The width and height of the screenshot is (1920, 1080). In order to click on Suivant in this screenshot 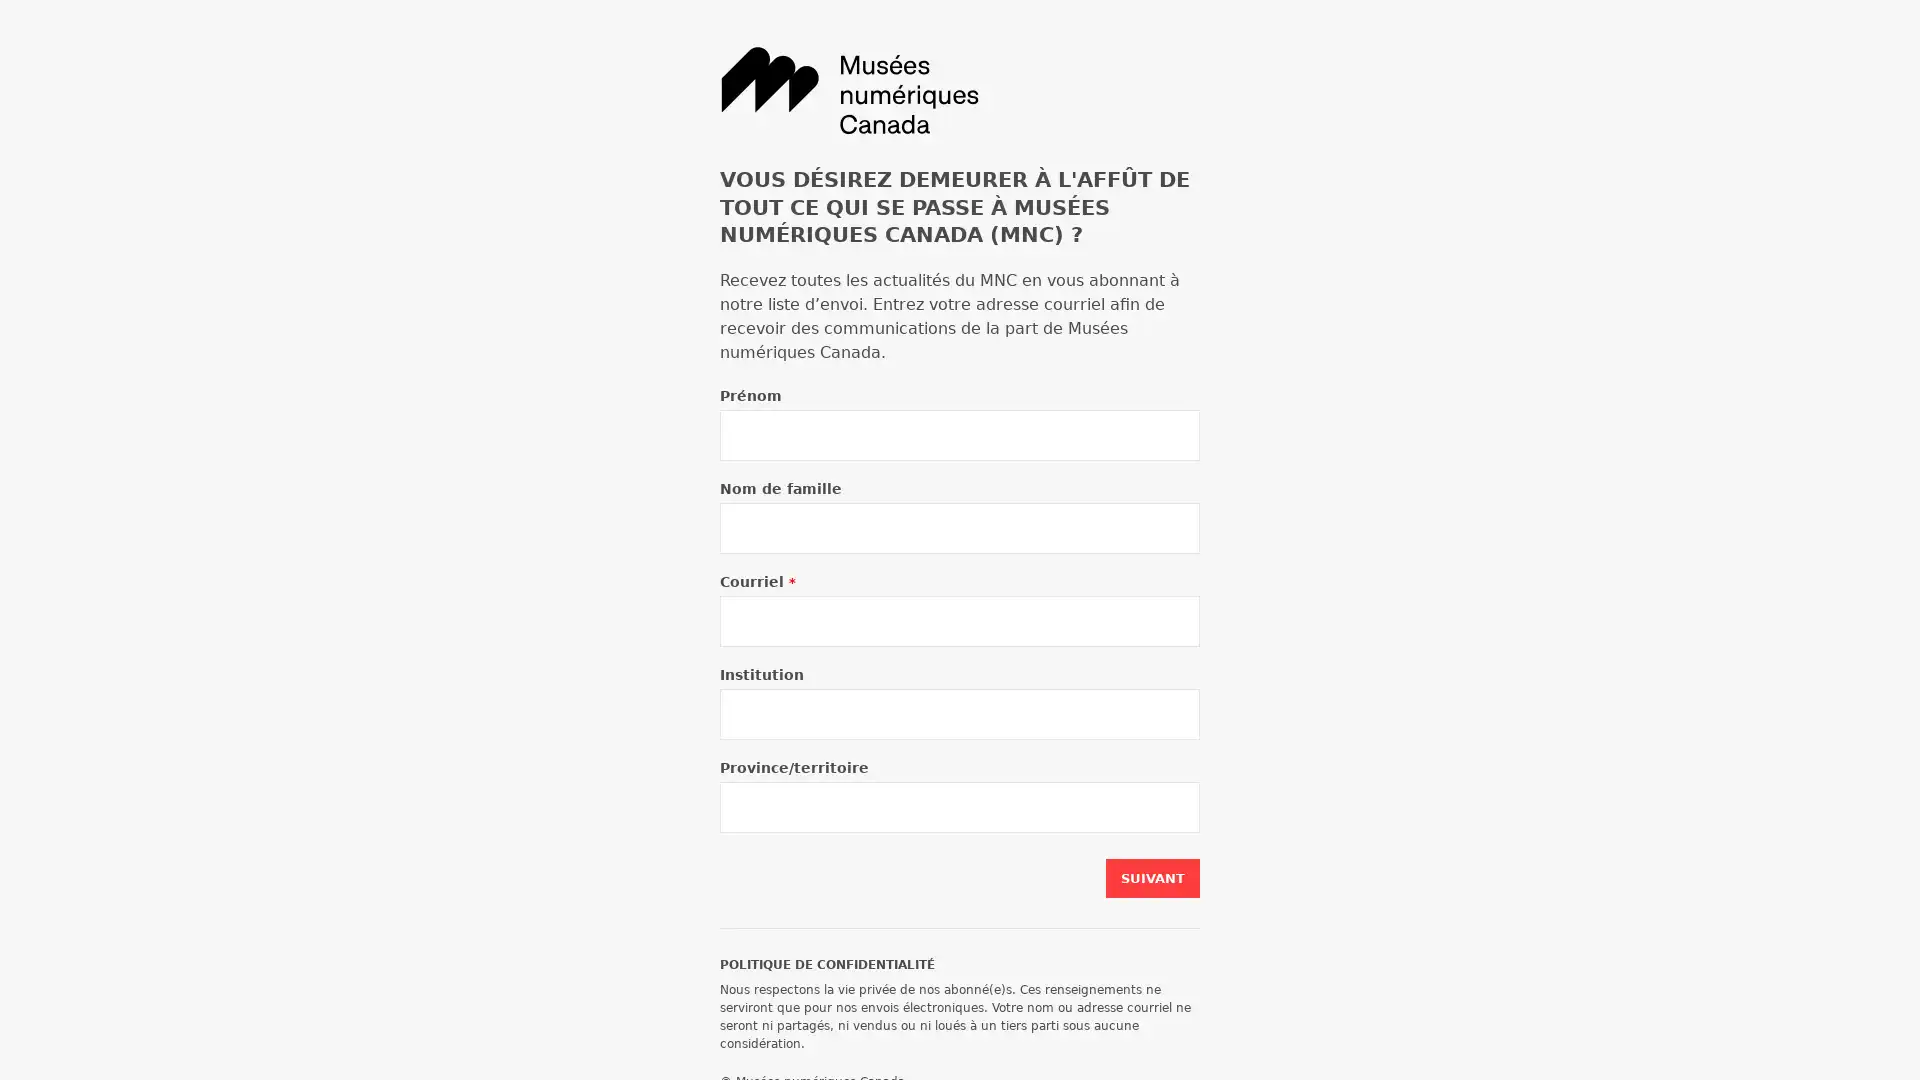, I will do `click(1152, 877)`.